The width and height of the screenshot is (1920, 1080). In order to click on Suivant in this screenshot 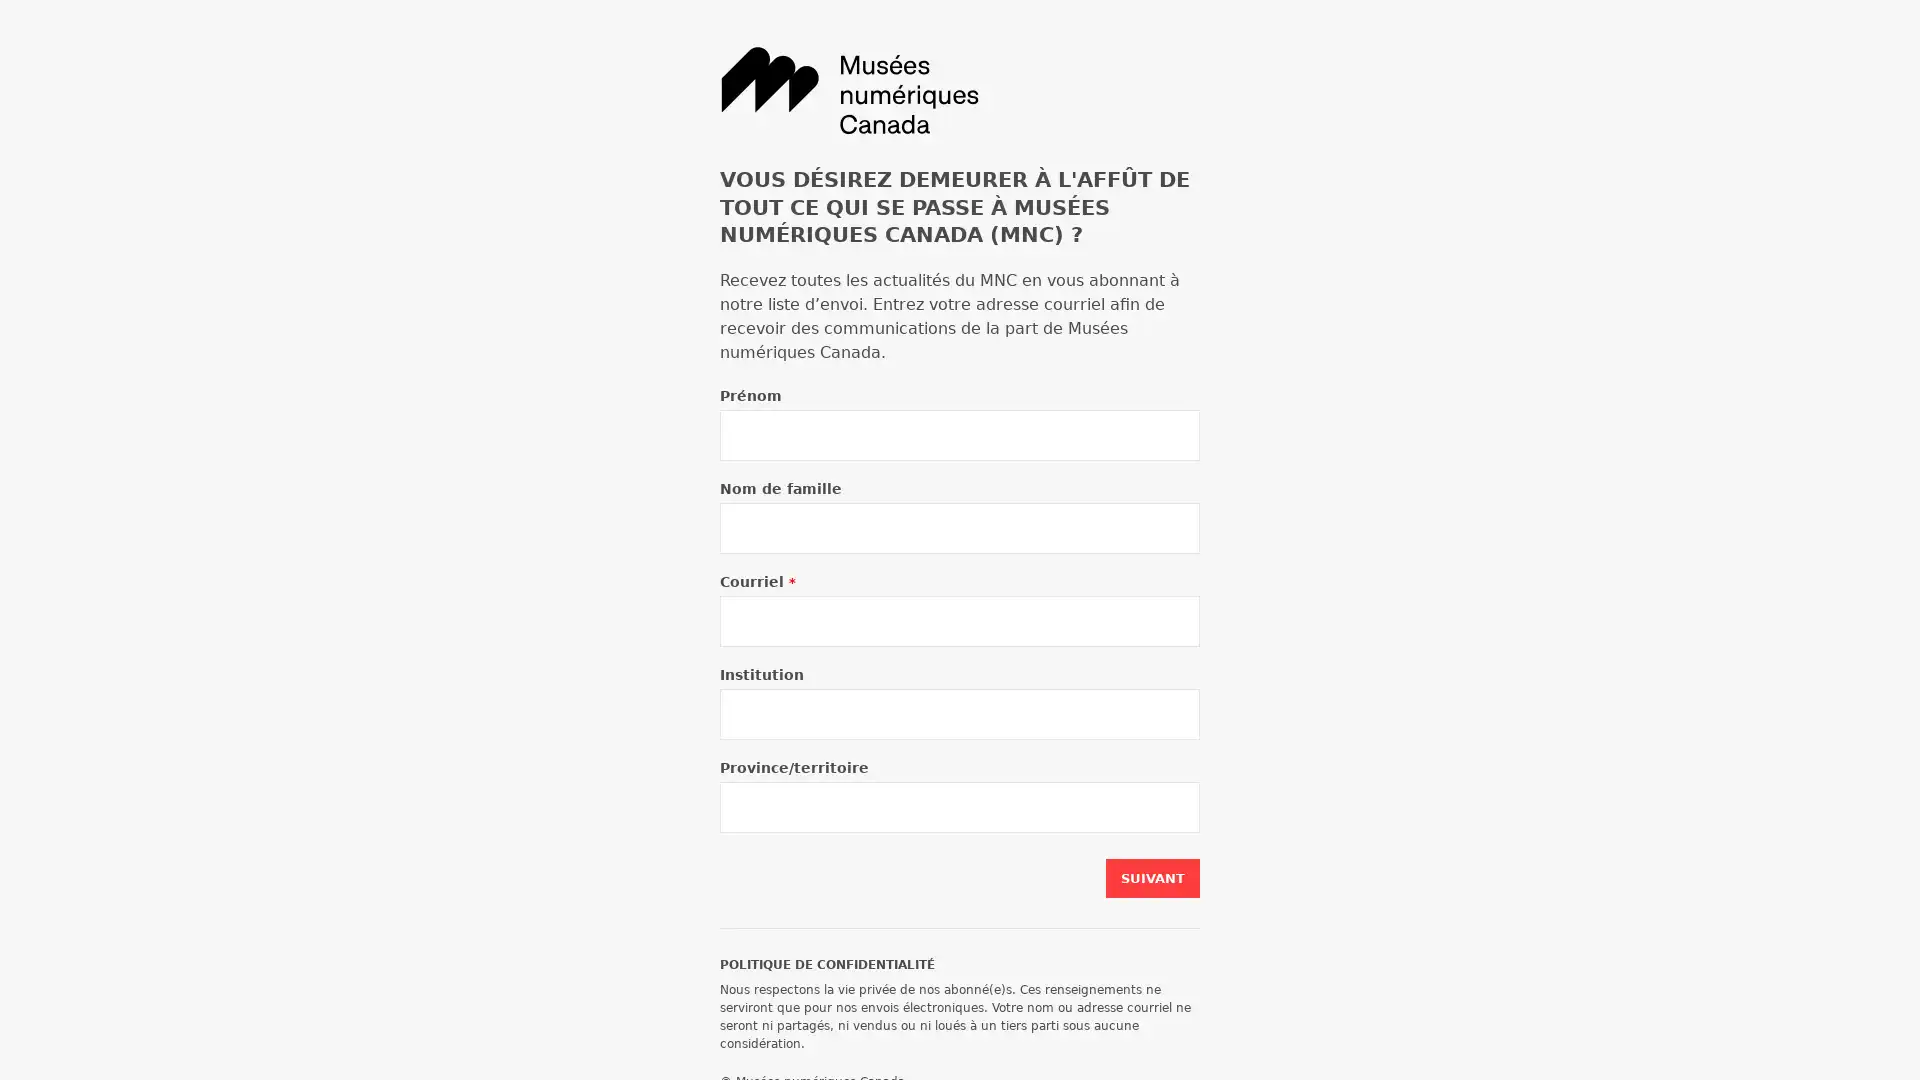, I will do `click(1152, 877)`.